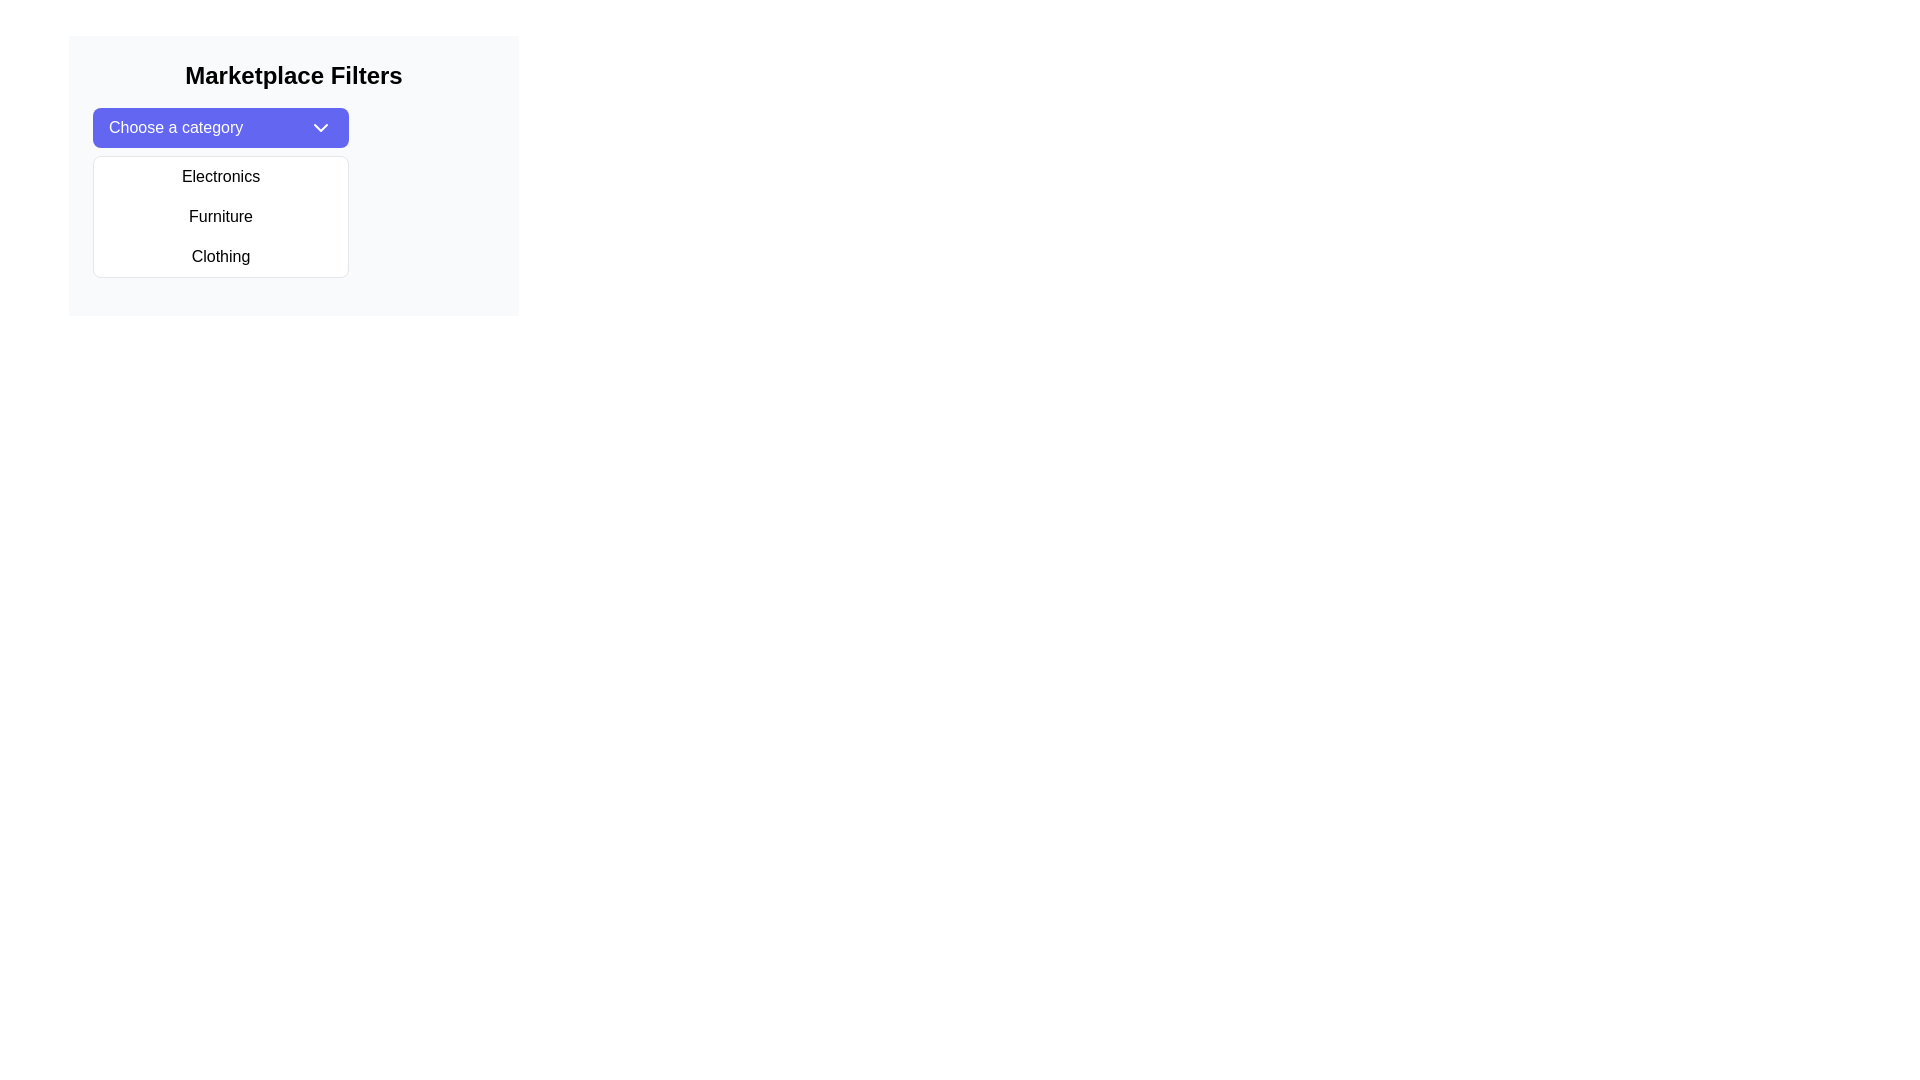 The width and height of the screenshot is (1920, 1080). Describe the element at coordinates (220, 256) in the screenshot. I see `the 'Clothing' list item in the dropdown menu` at that location.